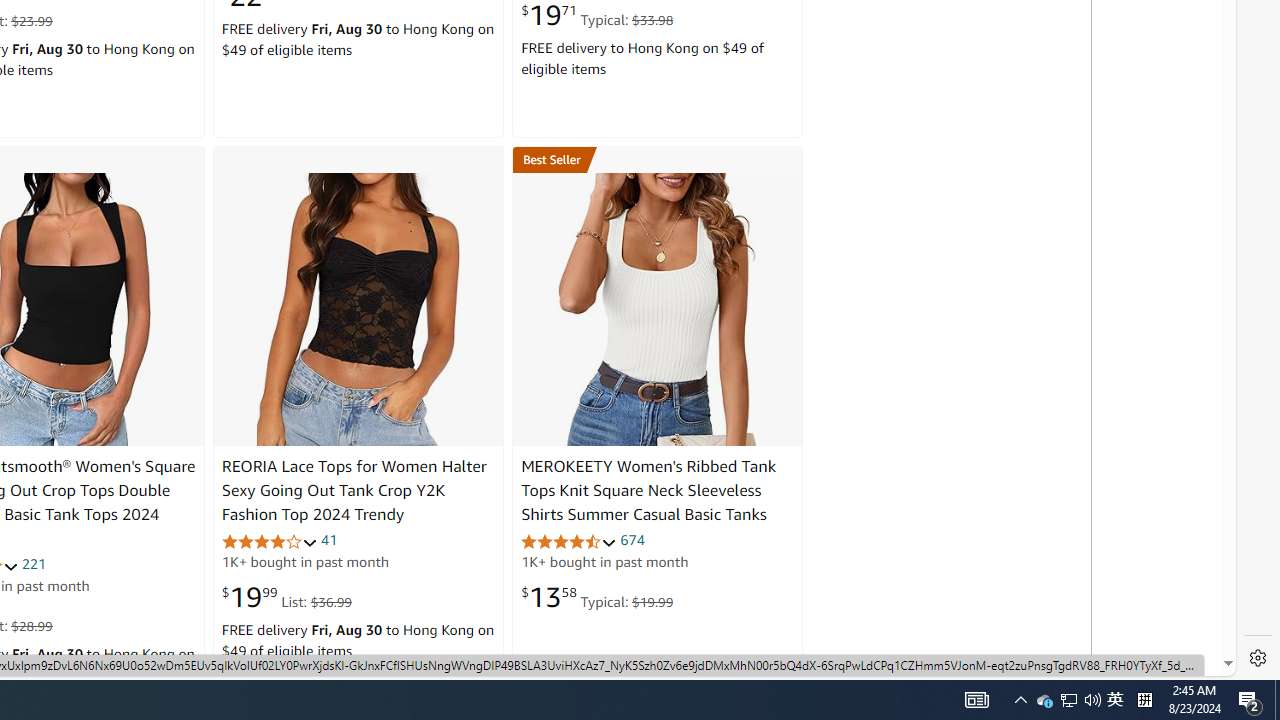 The image size is (1280, 720). What do you see at coordinates (328, 540) in the screenshot?
I see `'41'` at bounding box center [328, 540].